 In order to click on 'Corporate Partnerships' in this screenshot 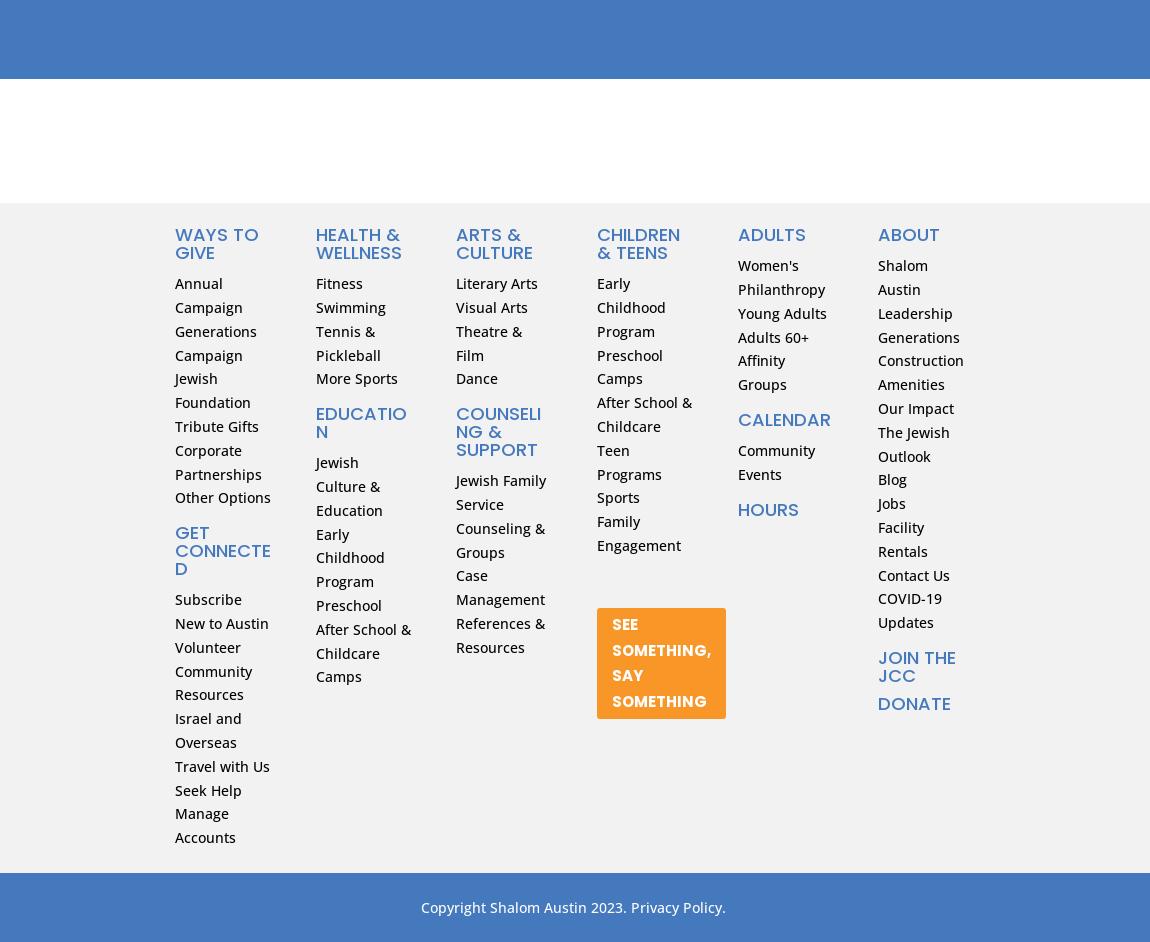, I will do `click(217, 460)`.